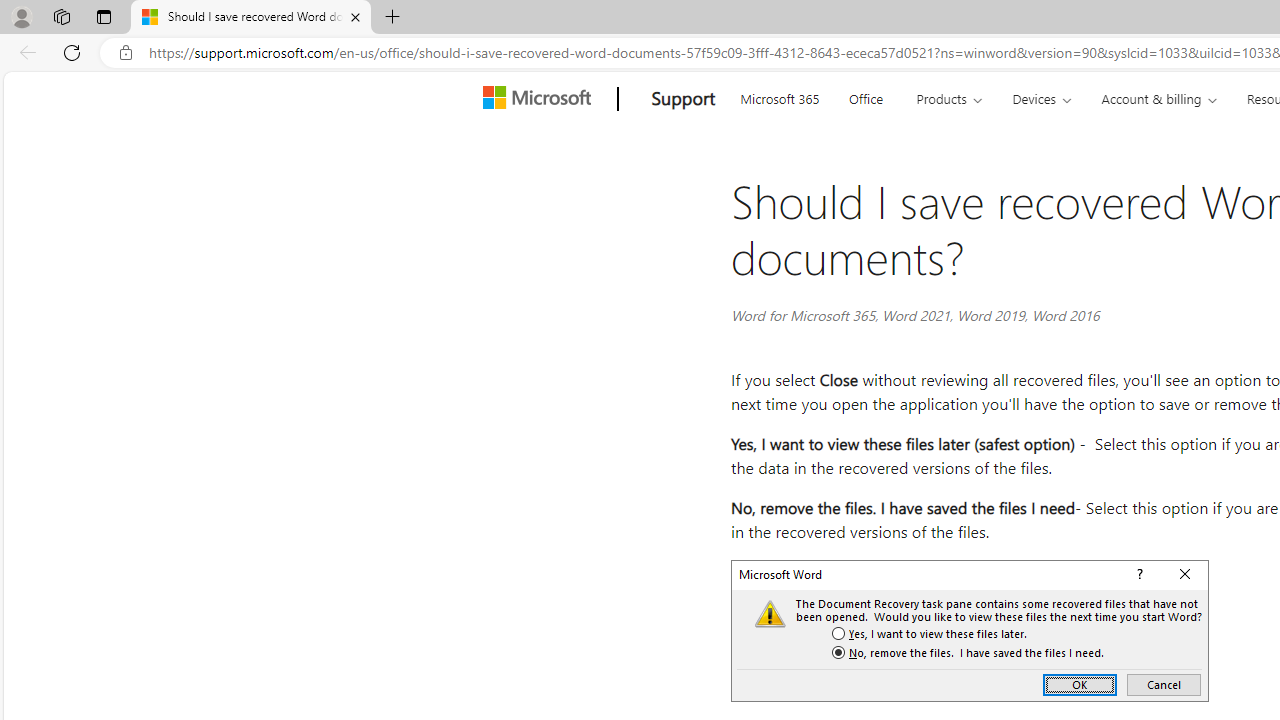 Image resolution: width=1280 pixels, height=720 pixels. Describe the element at coordinates (24, 51) in the screenshot. I see `'Back'` at that location.